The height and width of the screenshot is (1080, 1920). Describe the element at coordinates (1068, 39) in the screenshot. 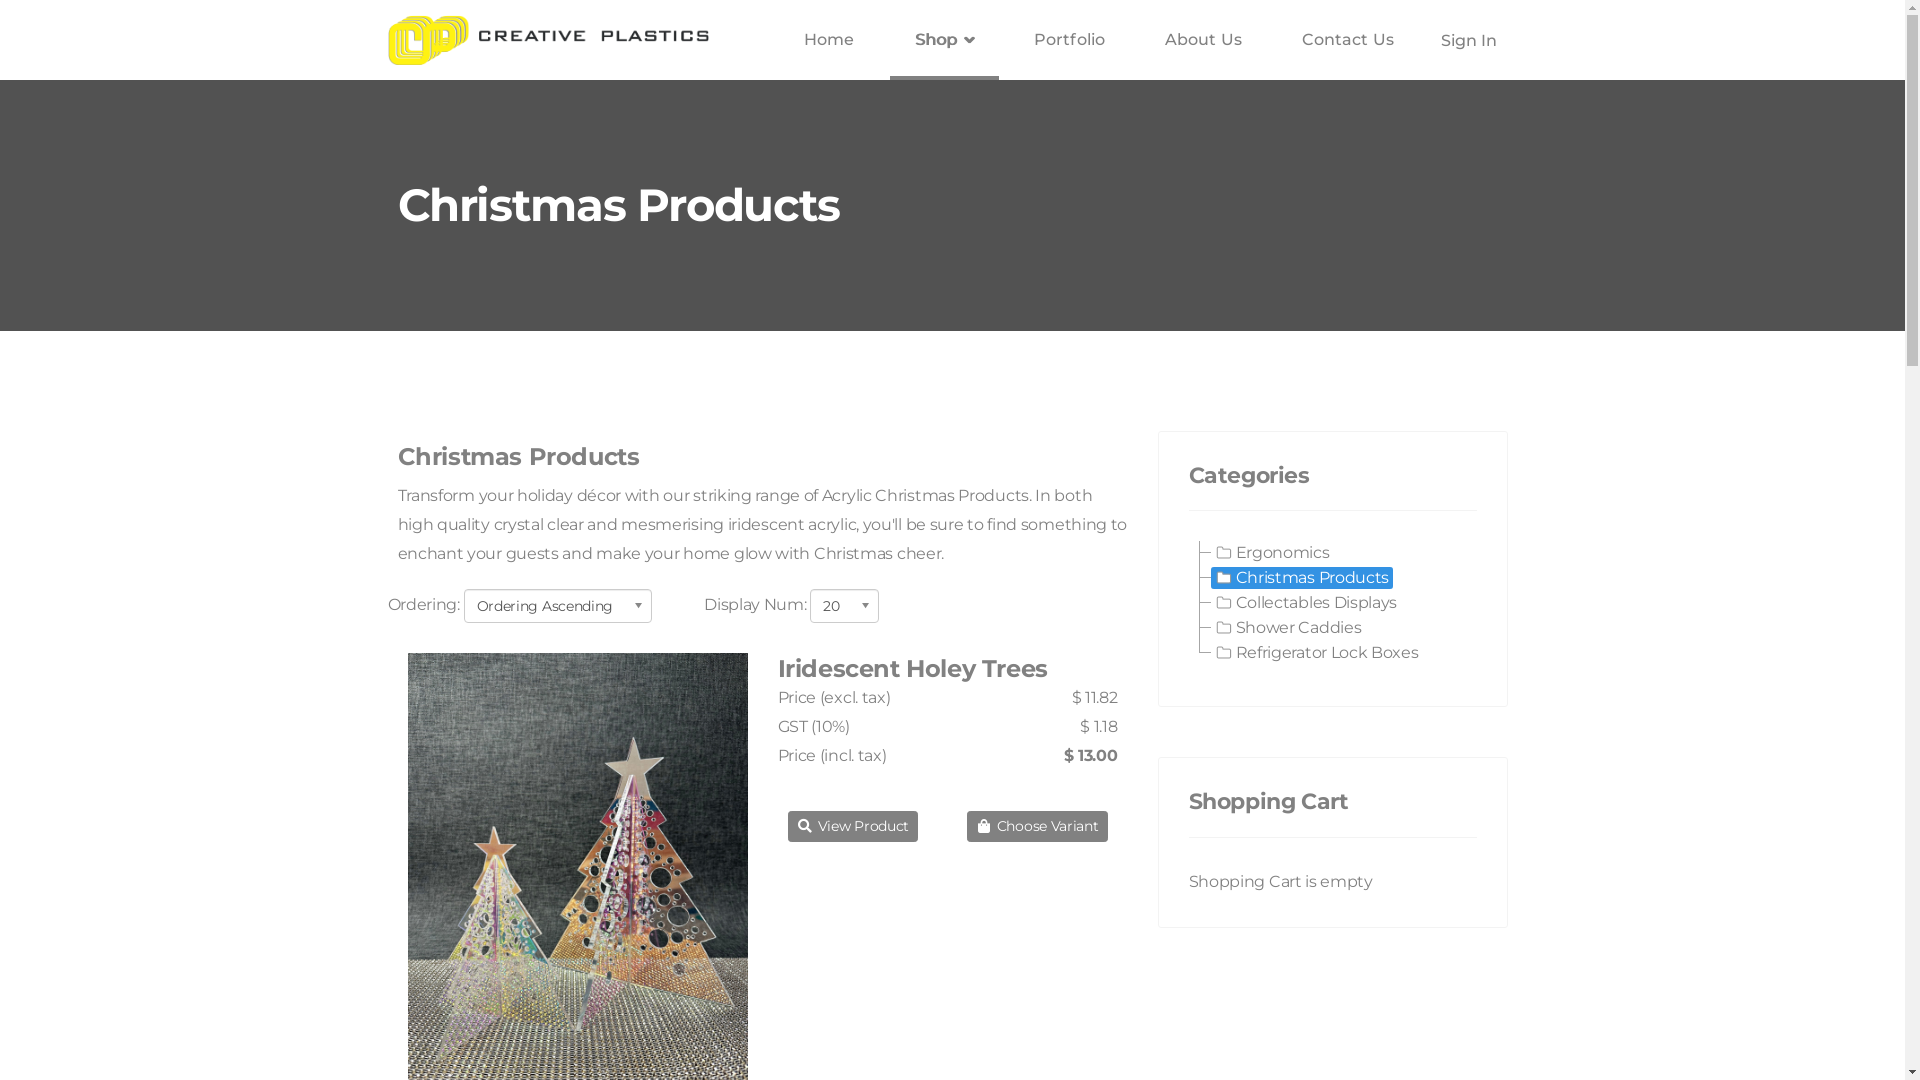

I see `'Portfolio'` at that location.